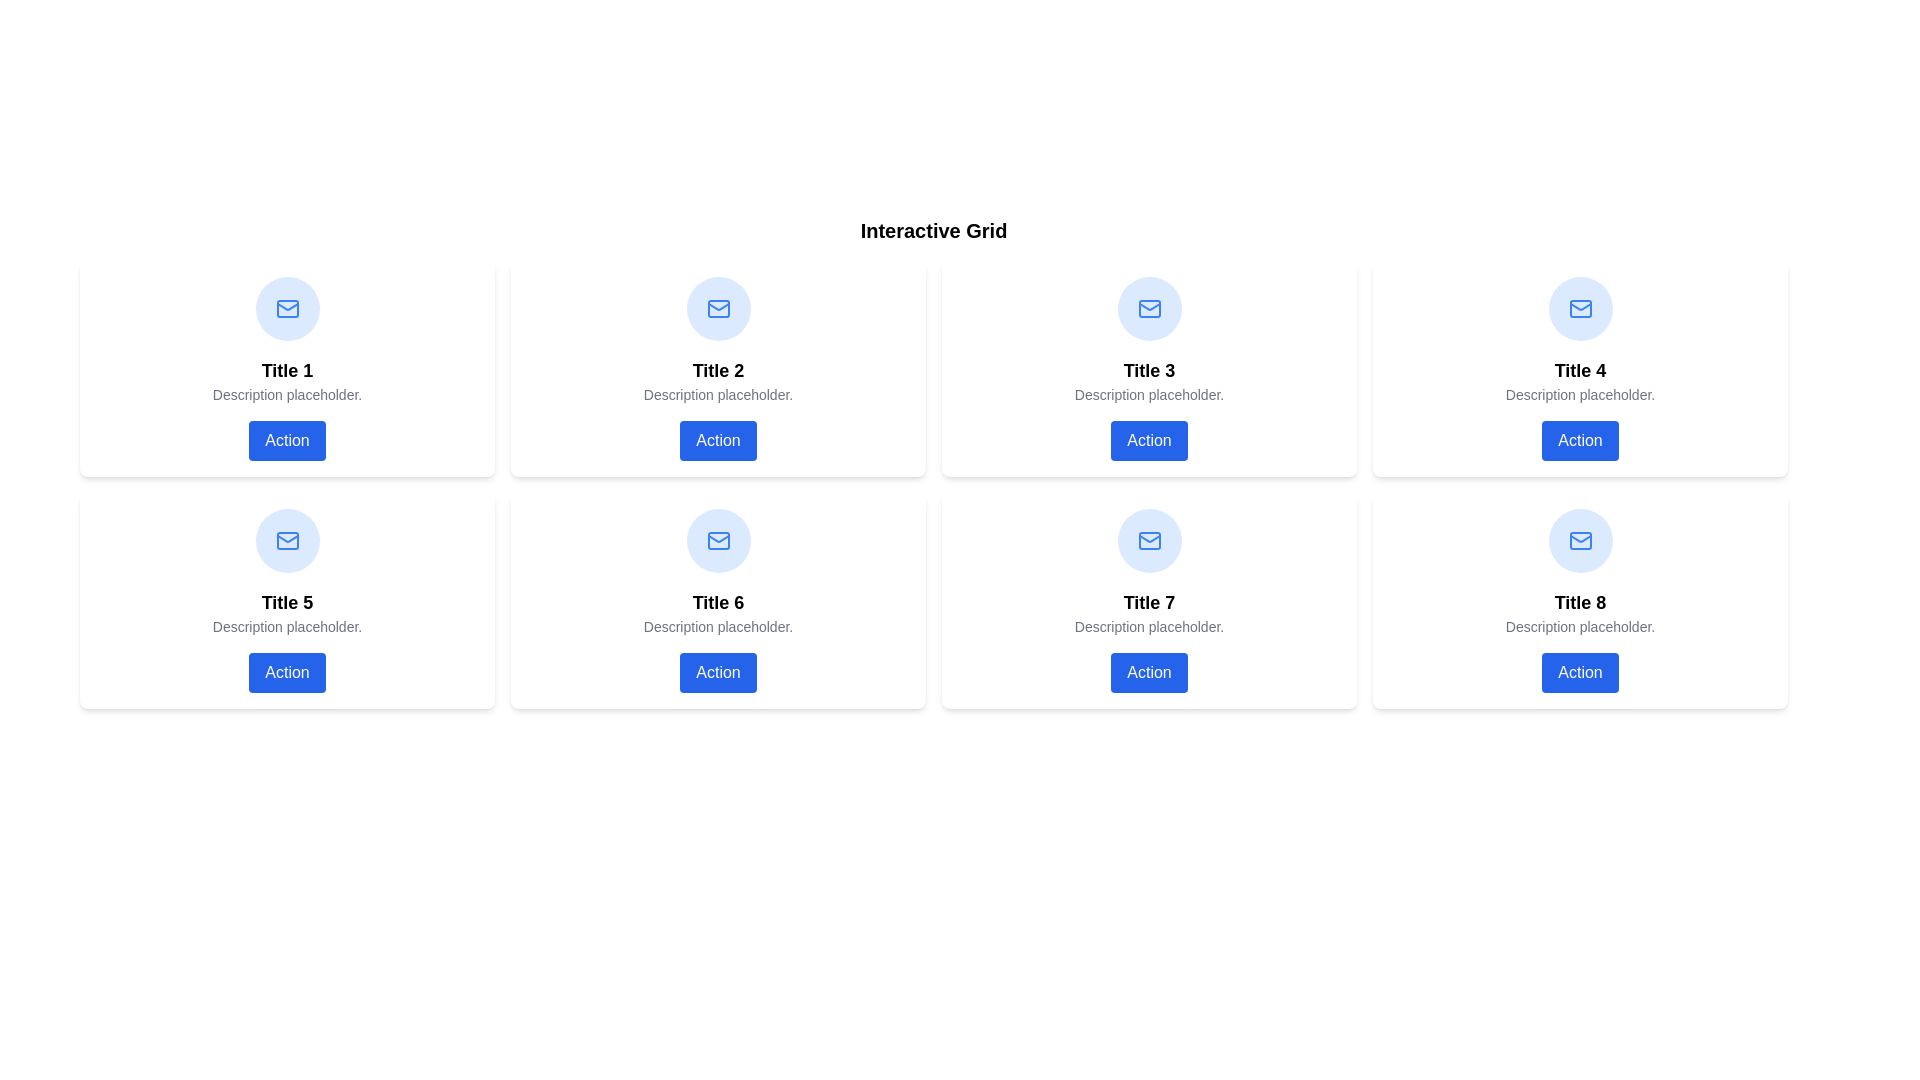  Describe the element at coordinates (1149, 307) in the screenshot. I see `the mail icon SVG located at the top center of the card labeled 'Title 7'` at that location.